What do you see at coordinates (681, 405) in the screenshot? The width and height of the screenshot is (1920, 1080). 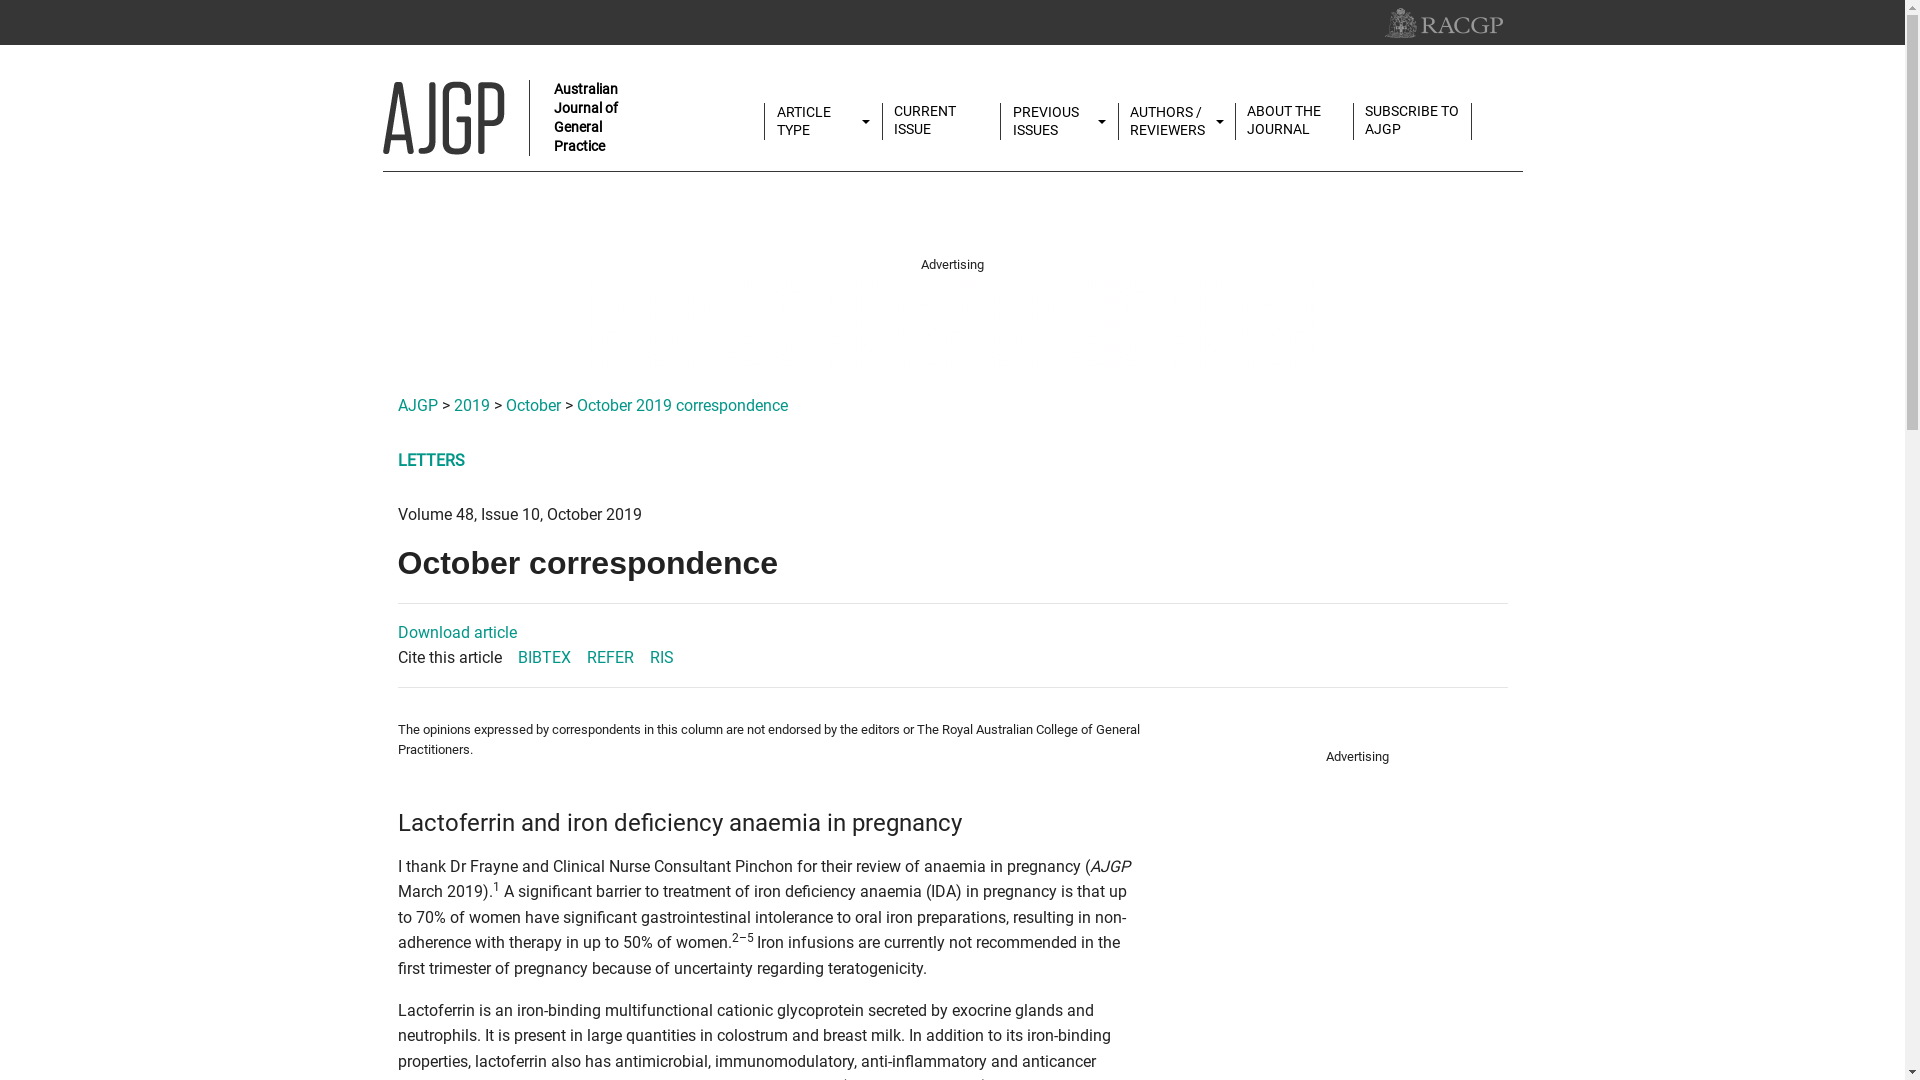 I see `'October 2019 correspondence'` at bounding box center [681, 405].